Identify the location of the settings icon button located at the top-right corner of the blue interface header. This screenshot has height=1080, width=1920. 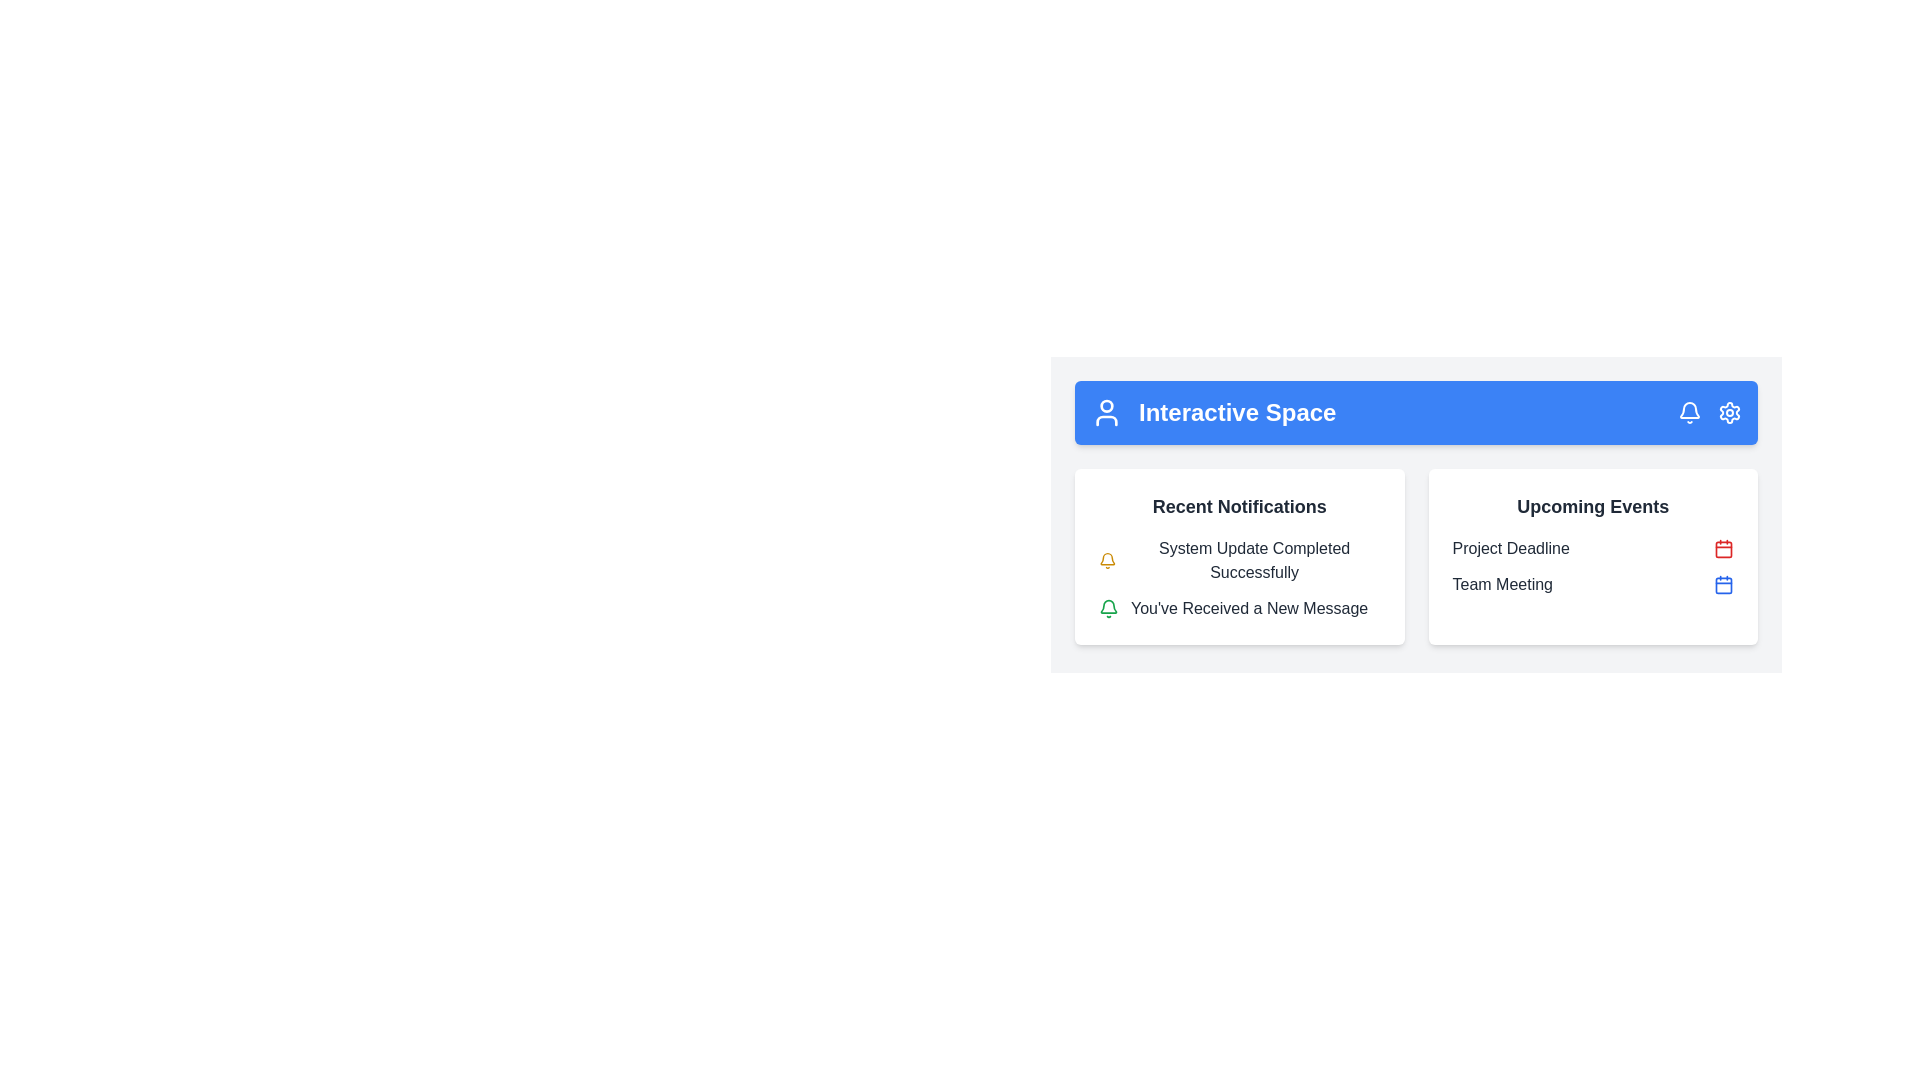
(1728, 411).